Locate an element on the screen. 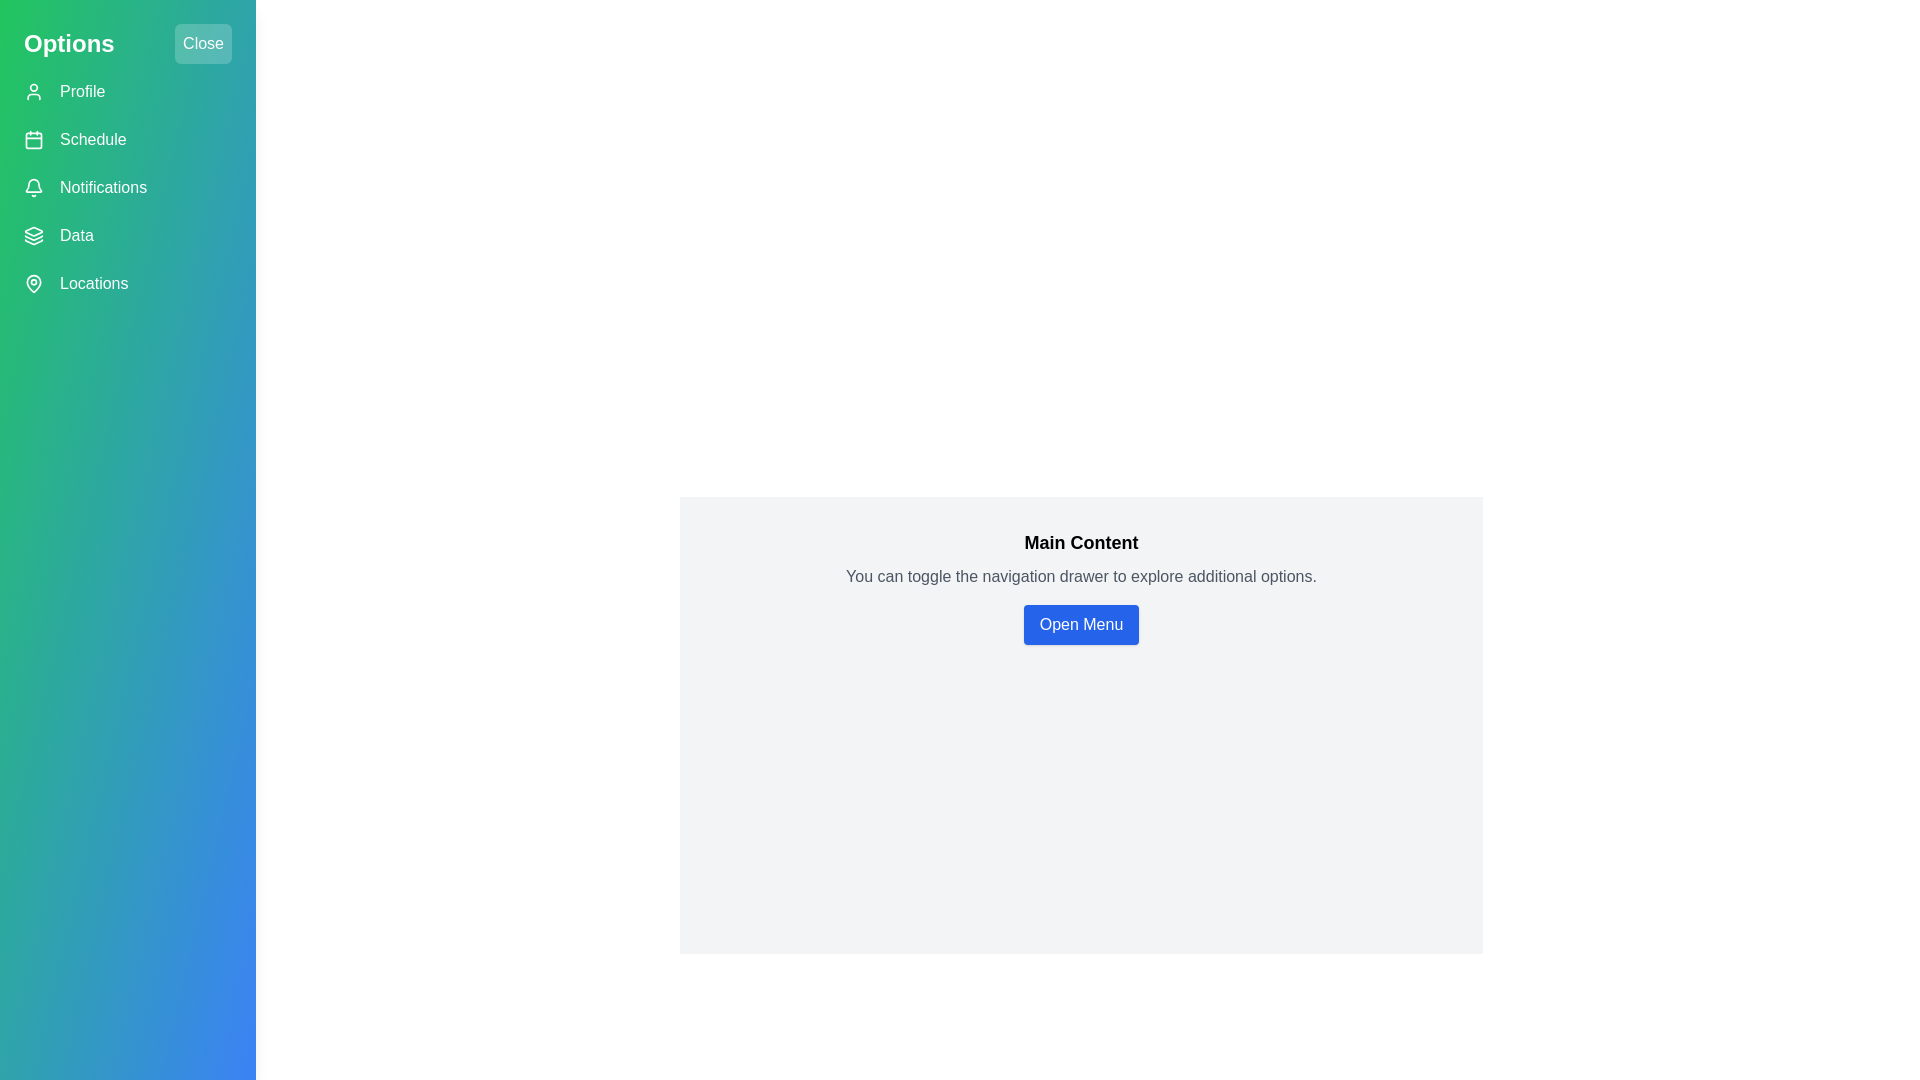 The image size is (1920, 1080). the Locations button in the navigation menu is located at coordinates (127, 284).